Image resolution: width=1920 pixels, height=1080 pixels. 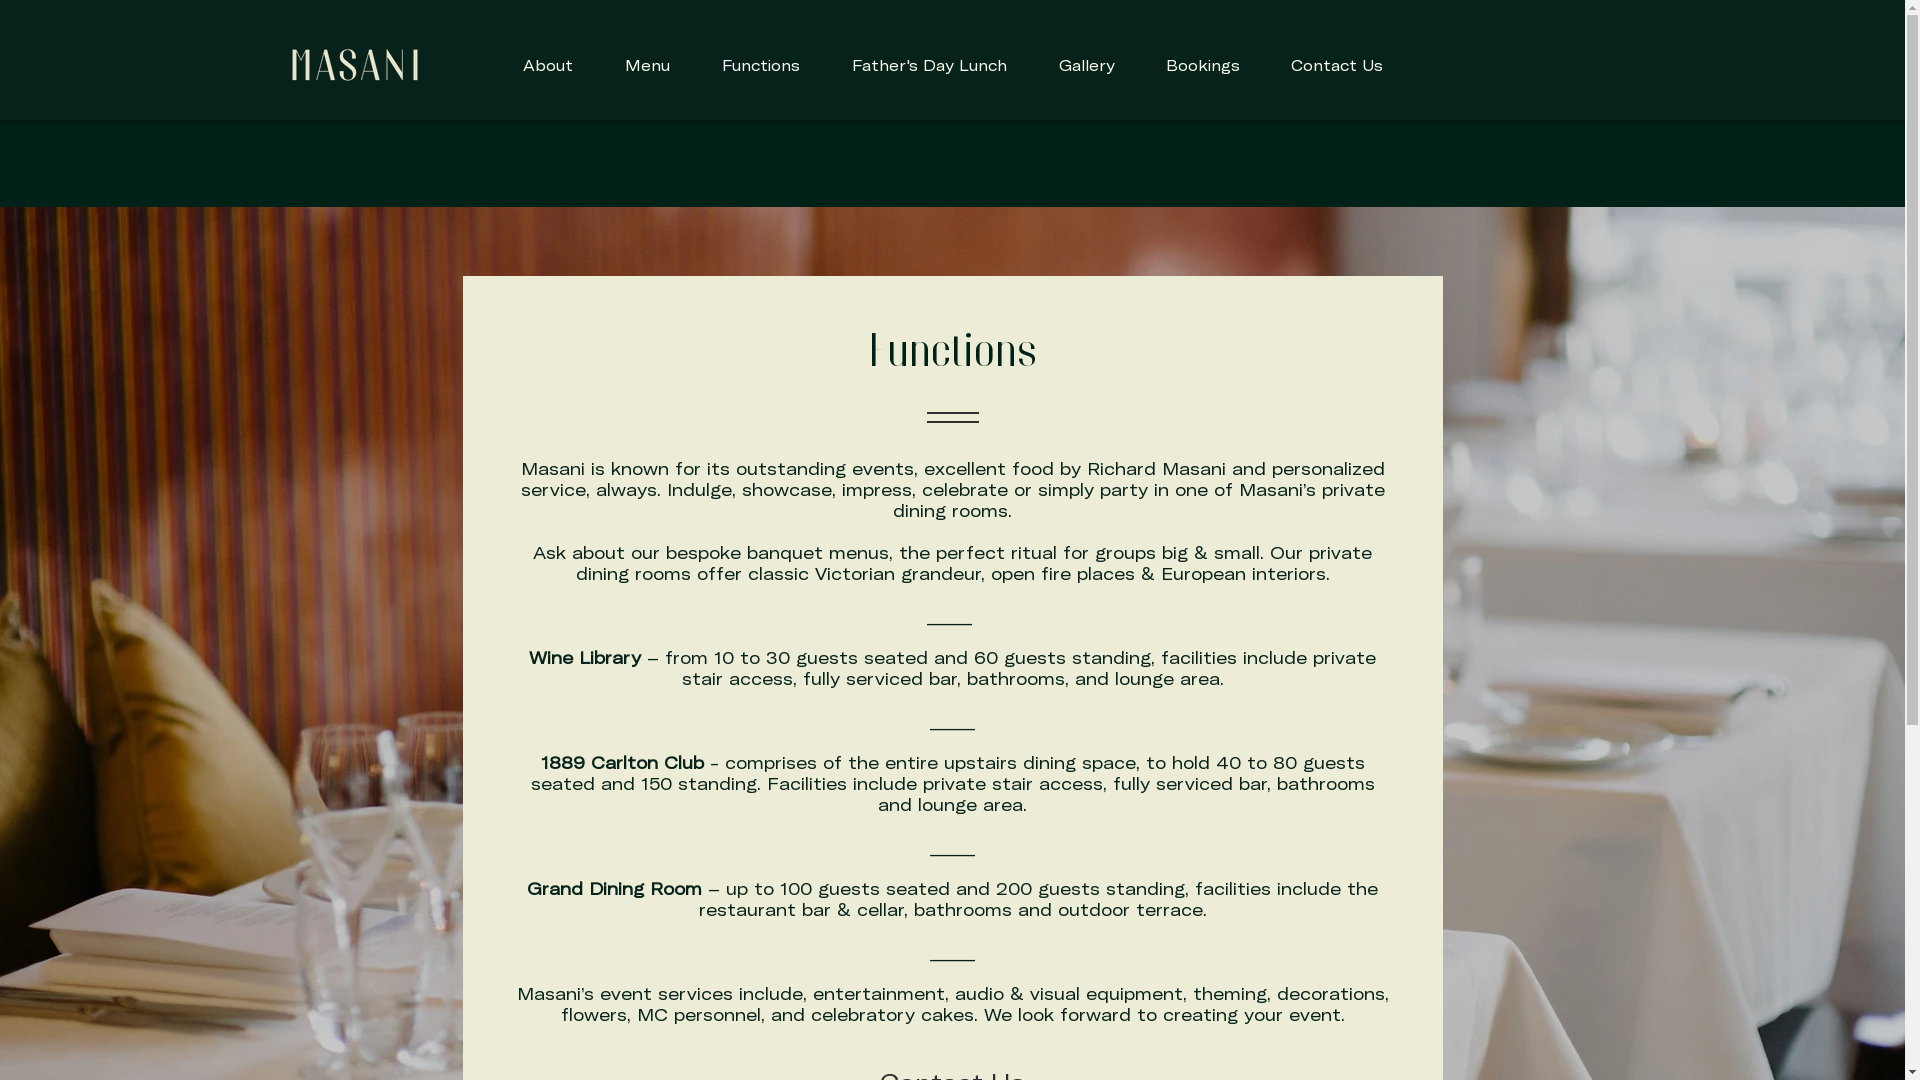 I want to click on 'Father's Day Lunch', so click(x=928, y=64).